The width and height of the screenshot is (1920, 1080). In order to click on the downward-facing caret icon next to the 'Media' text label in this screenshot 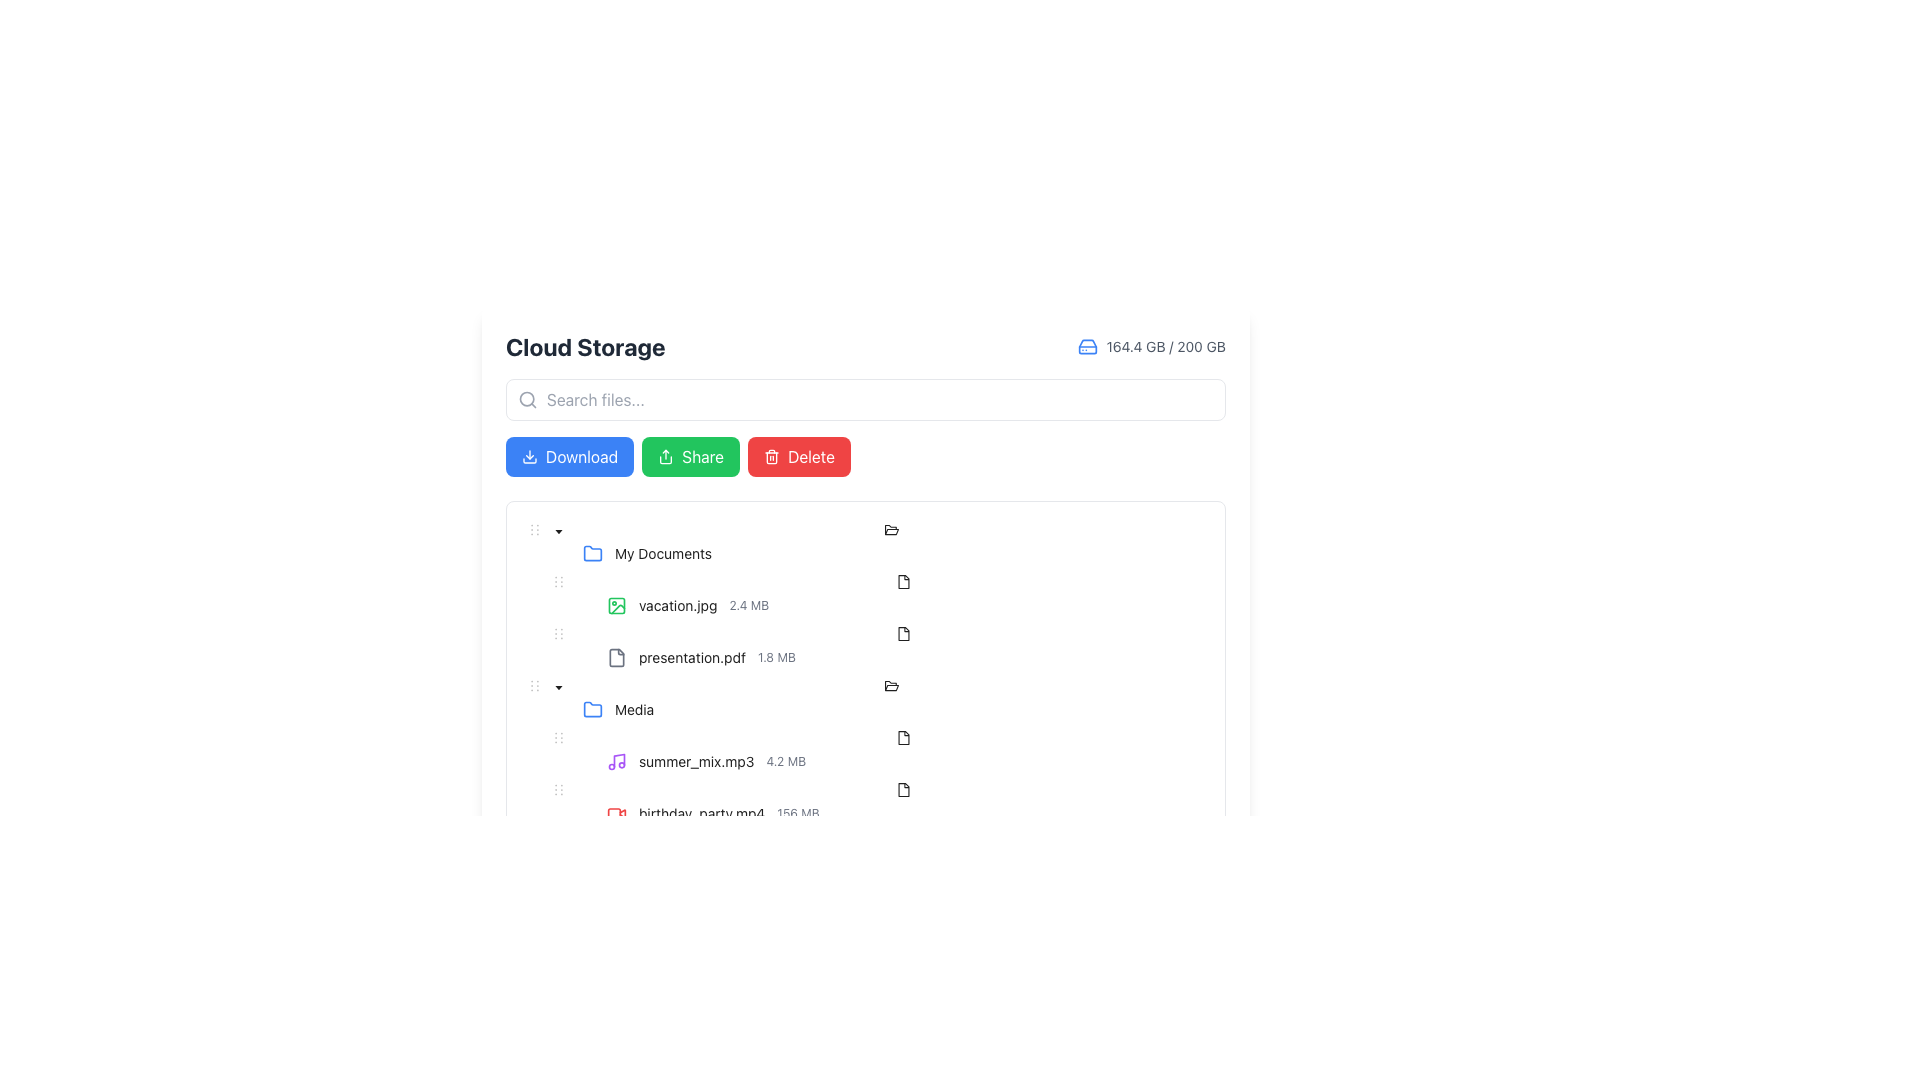, I will do `click(558, 697)`.